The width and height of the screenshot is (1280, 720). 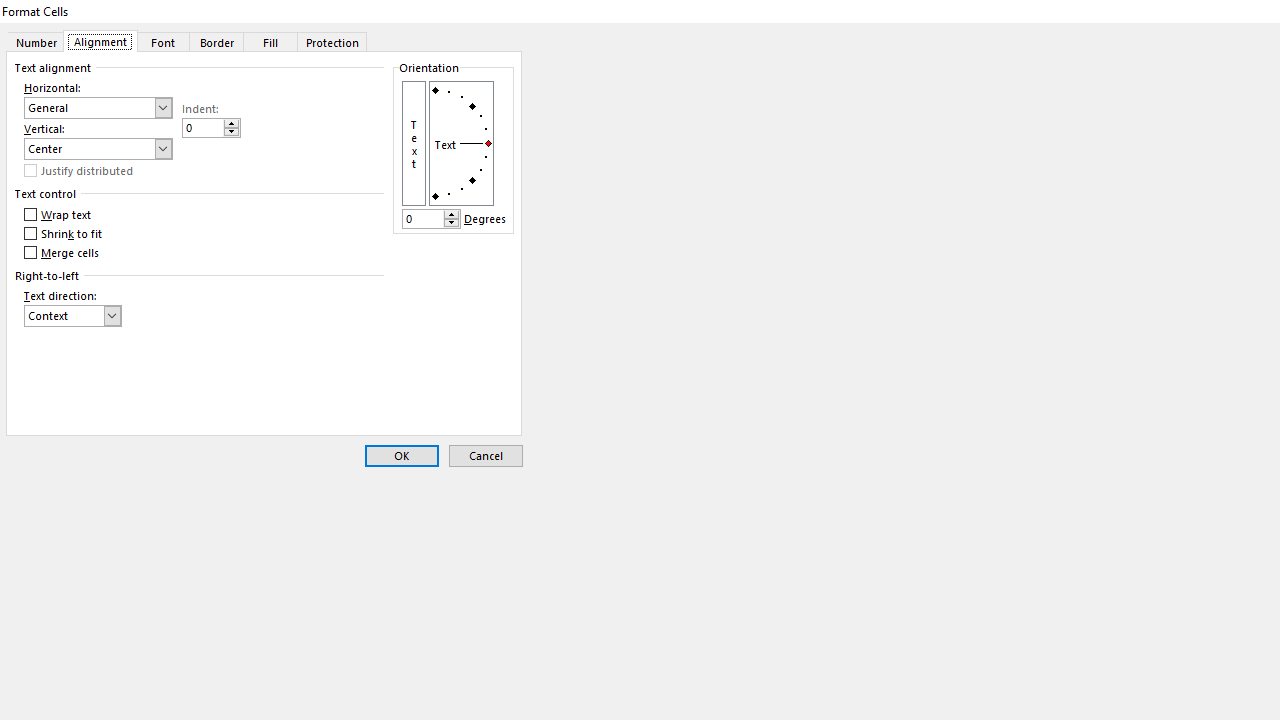 What do you see at coordinates (58, 215) in the screenshot?
I see `'Wrap text'` at bounding box center [58, 215].